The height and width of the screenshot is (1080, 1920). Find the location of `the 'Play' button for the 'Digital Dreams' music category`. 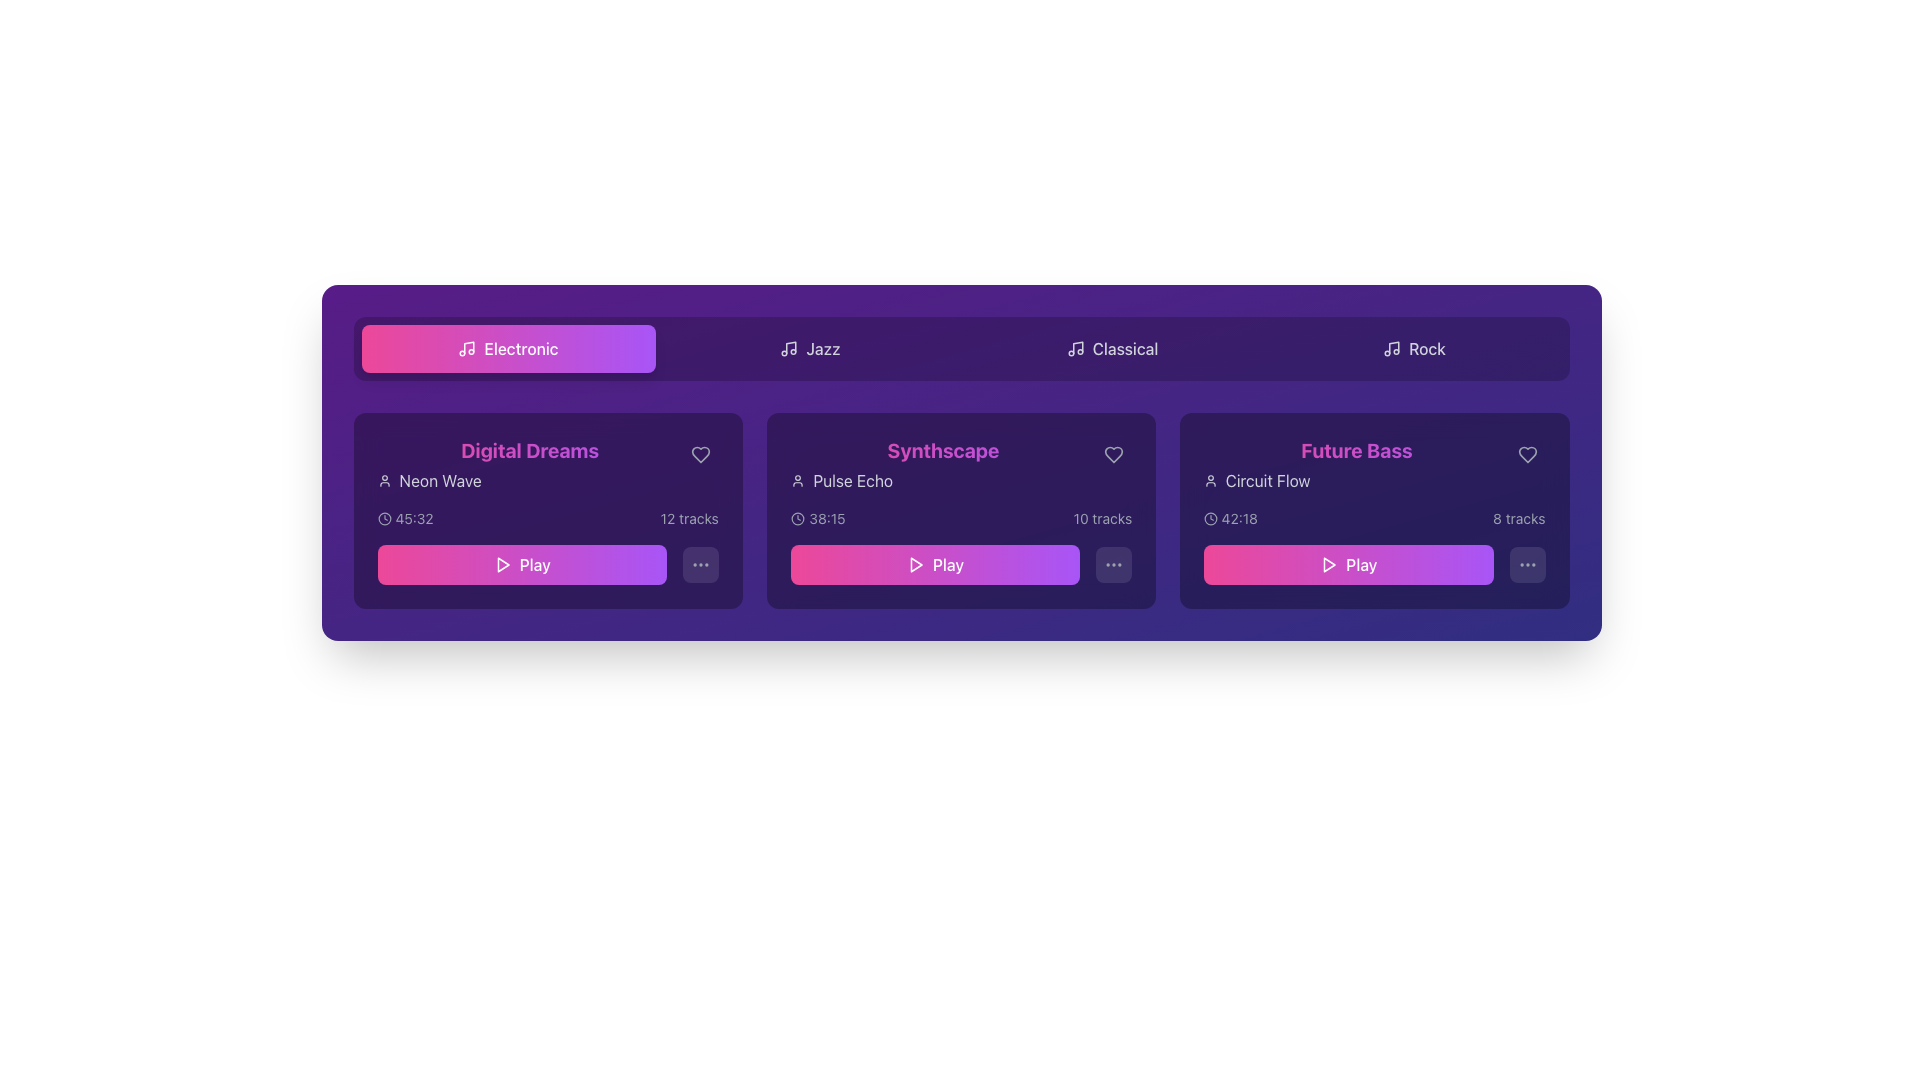

the 'Play' button for the 'Digital Dreams' music category is located at coordinates (522, 564).